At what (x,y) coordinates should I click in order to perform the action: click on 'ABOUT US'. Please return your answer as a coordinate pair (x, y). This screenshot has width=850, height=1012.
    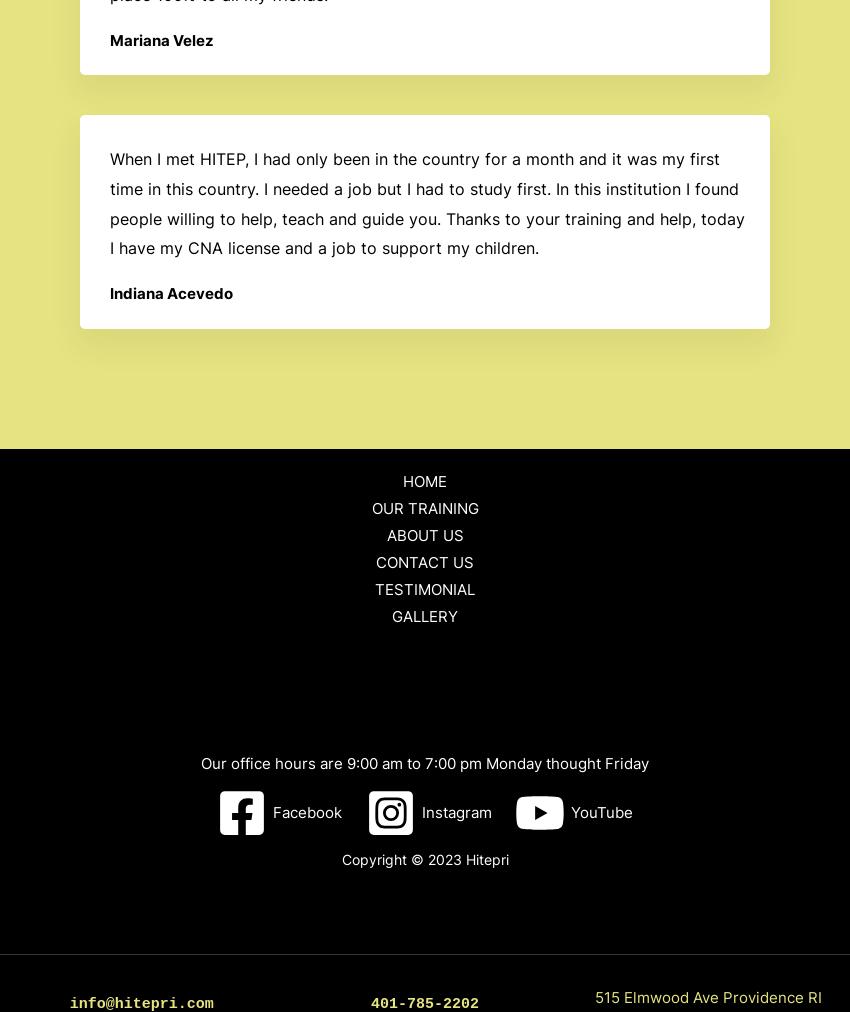
    Looking at the image, I should click on (424, 534).